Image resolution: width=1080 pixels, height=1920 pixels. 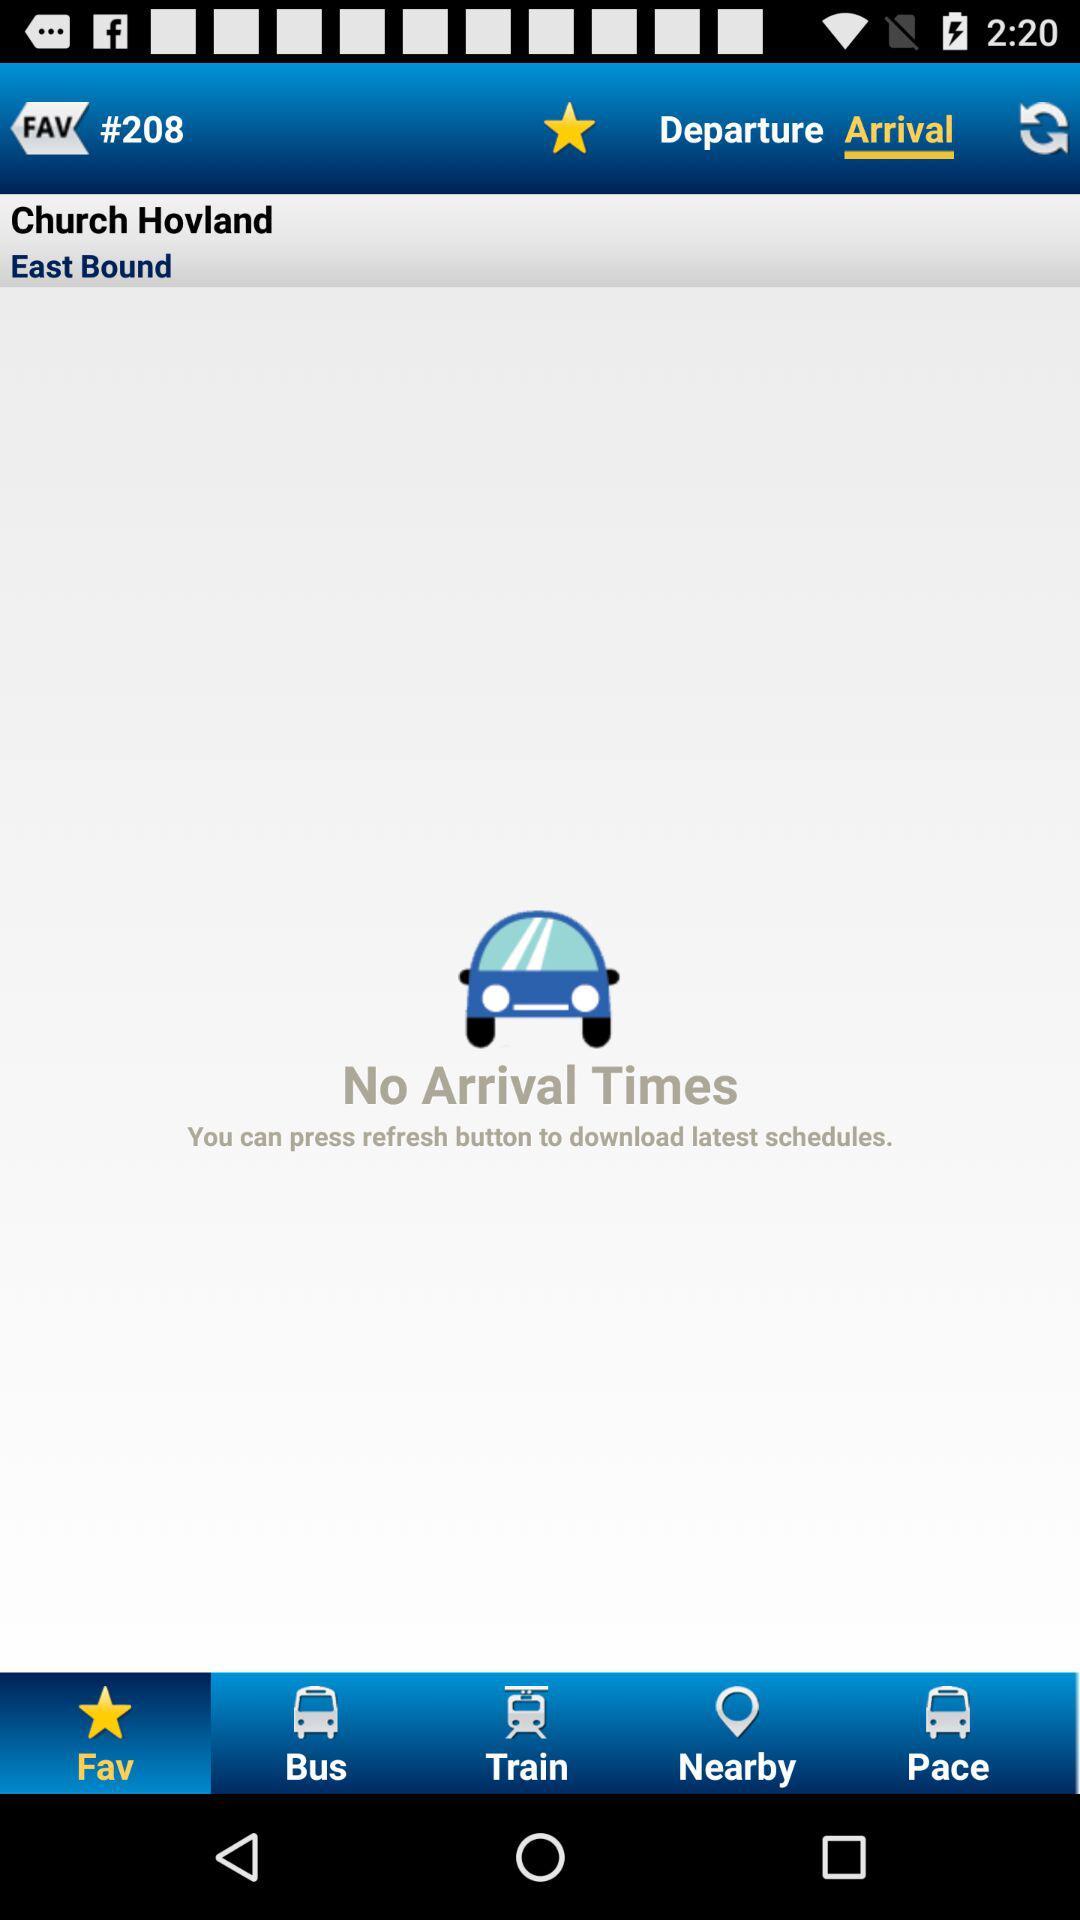 What do you see at coordinates (48, 127) in the screenshot?
I see `the app above the church hovland icon` at bounding box center [48, 127].